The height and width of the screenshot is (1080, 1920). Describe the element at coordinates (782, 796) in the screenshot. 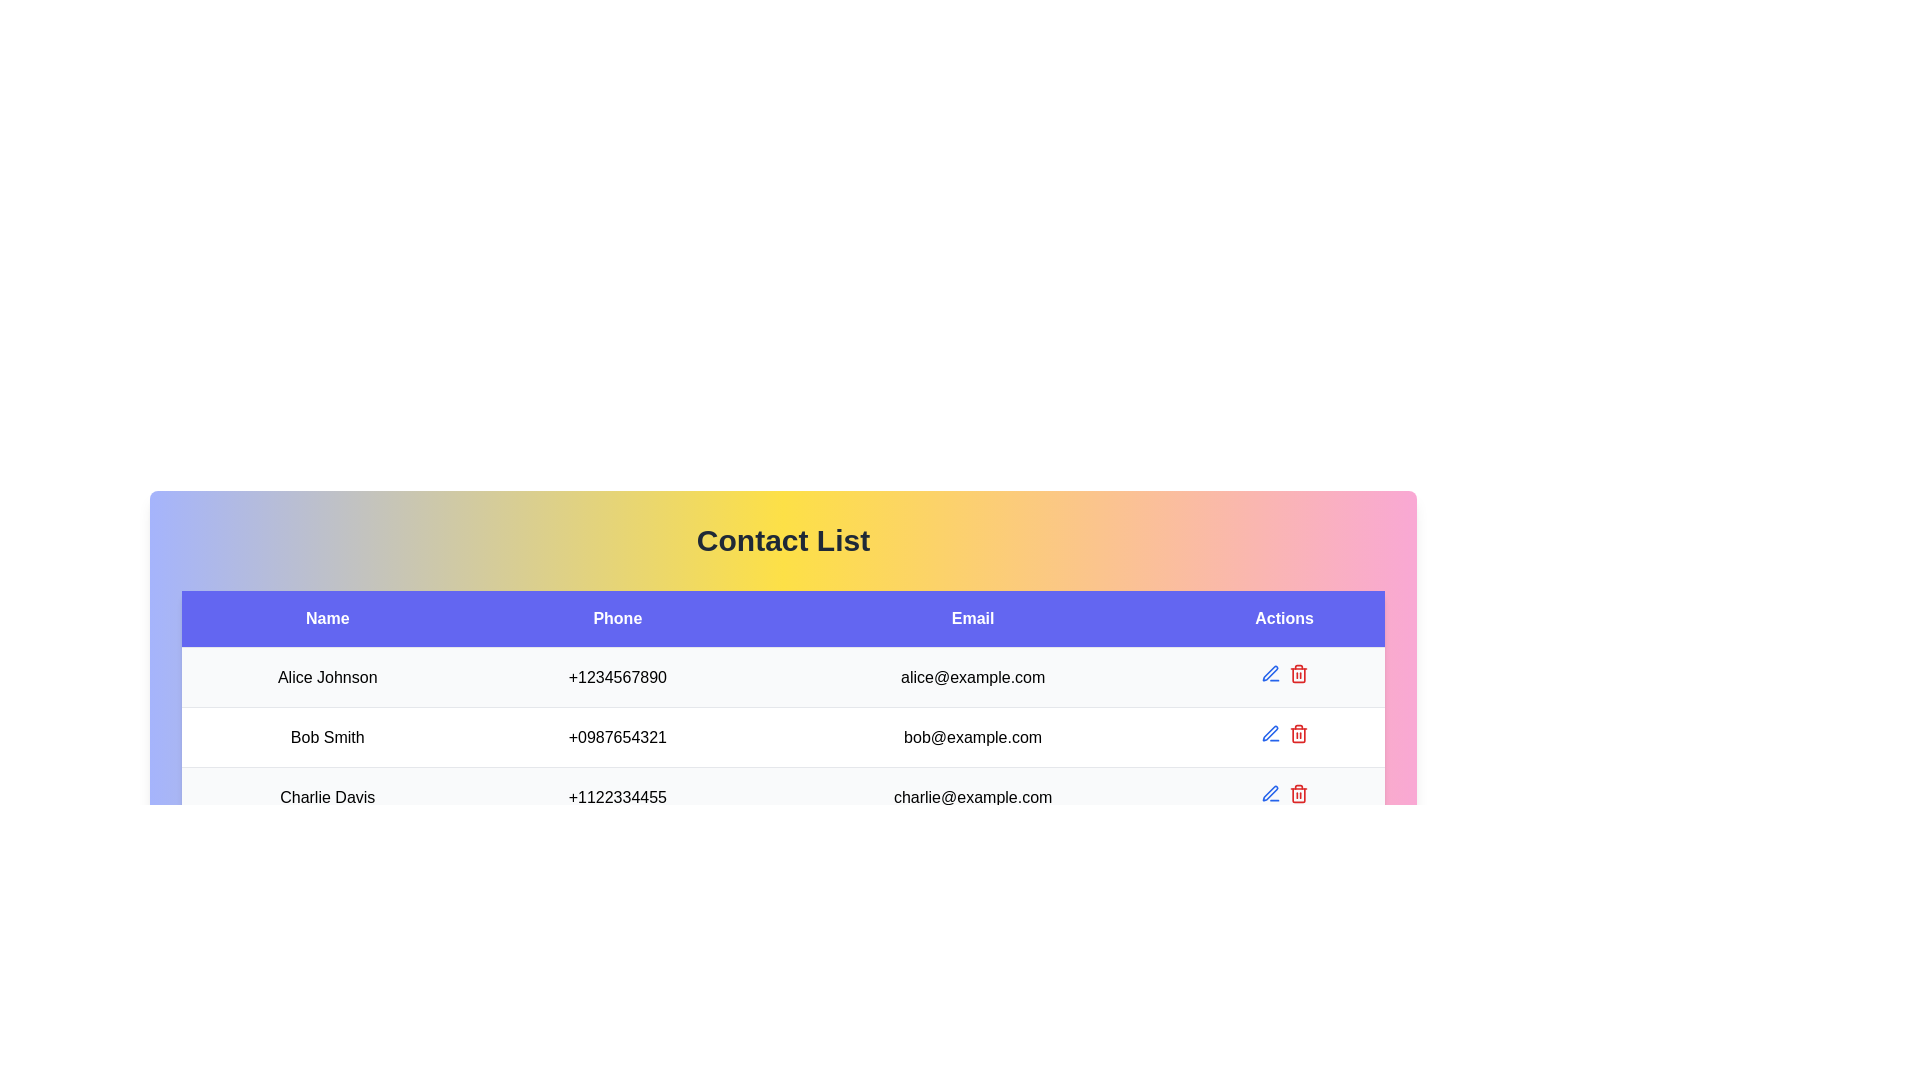

I see `the contact row representing 'Charlie Davis' in the contact list` at that location.